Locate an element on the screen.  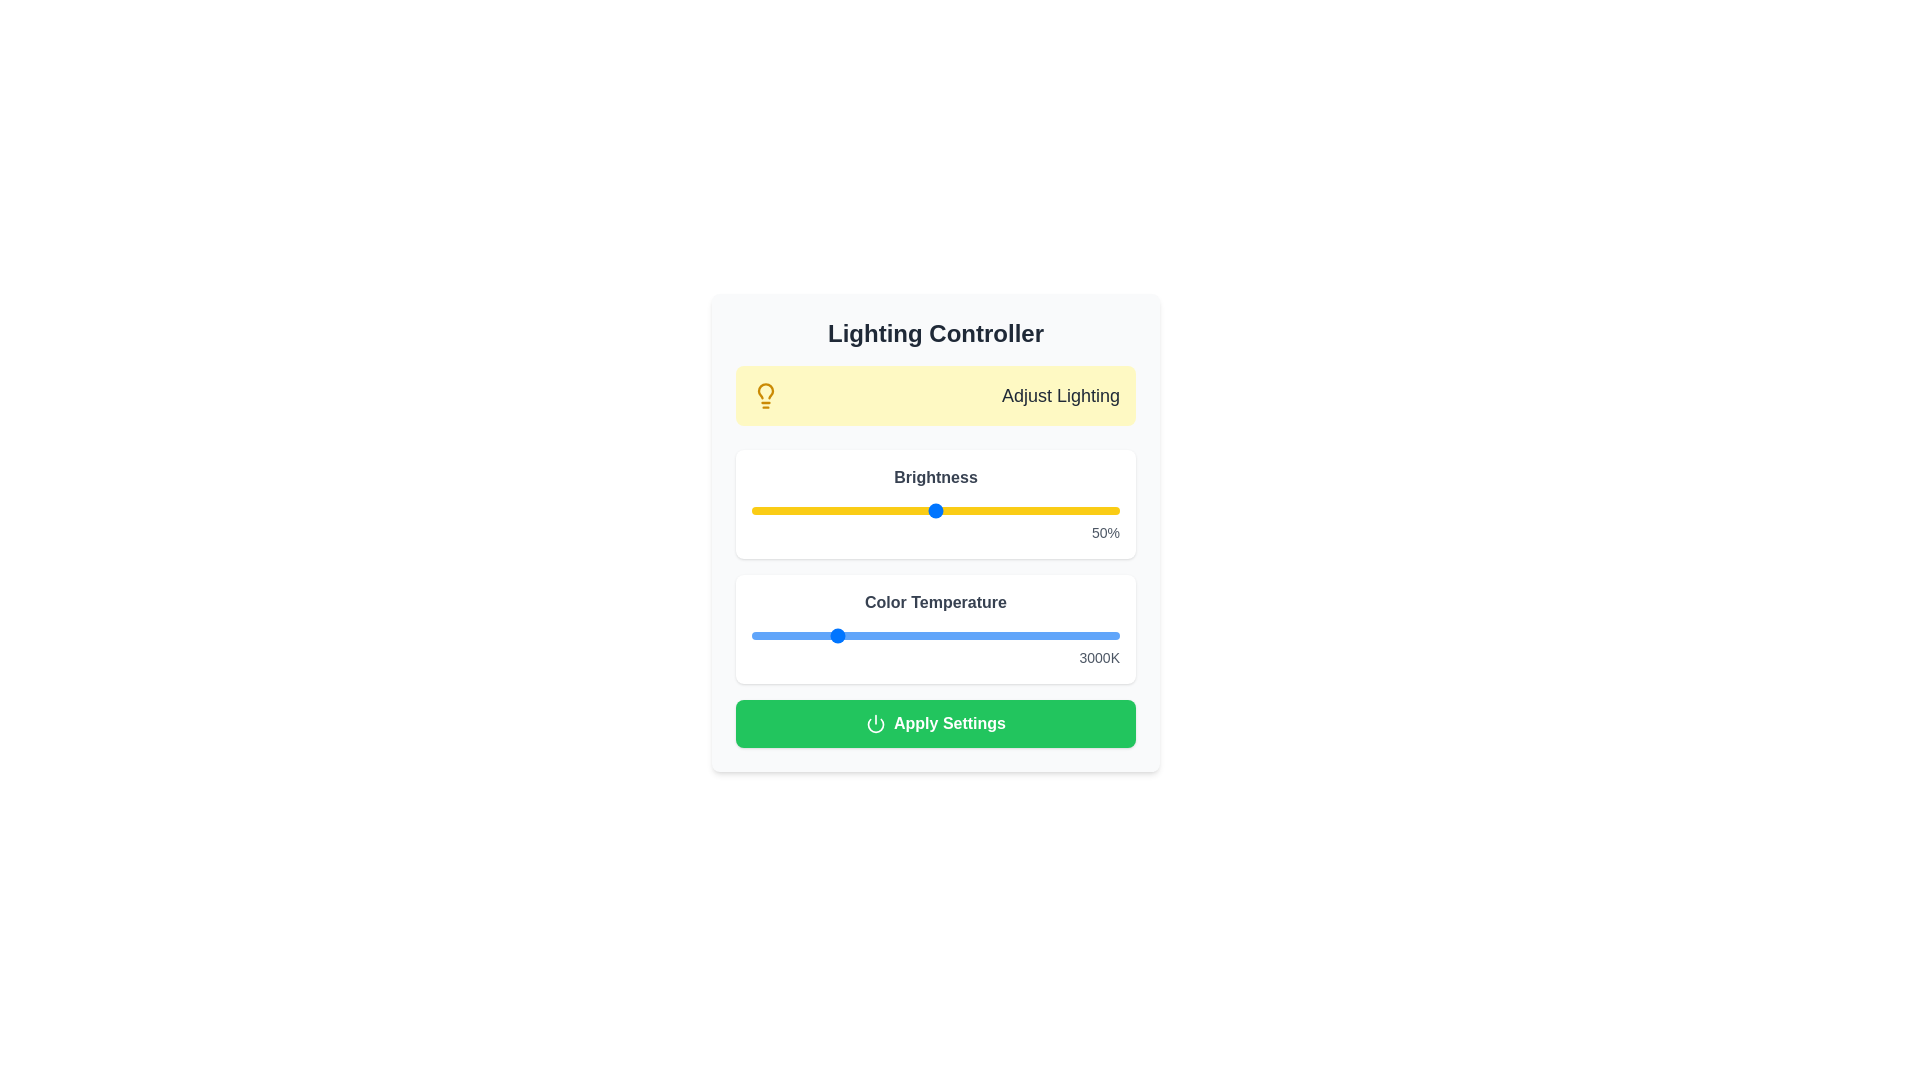
the 'Adjust Lighting' icon or text to interact with the lighting adjustment feature is located at coordinates (765, 396).